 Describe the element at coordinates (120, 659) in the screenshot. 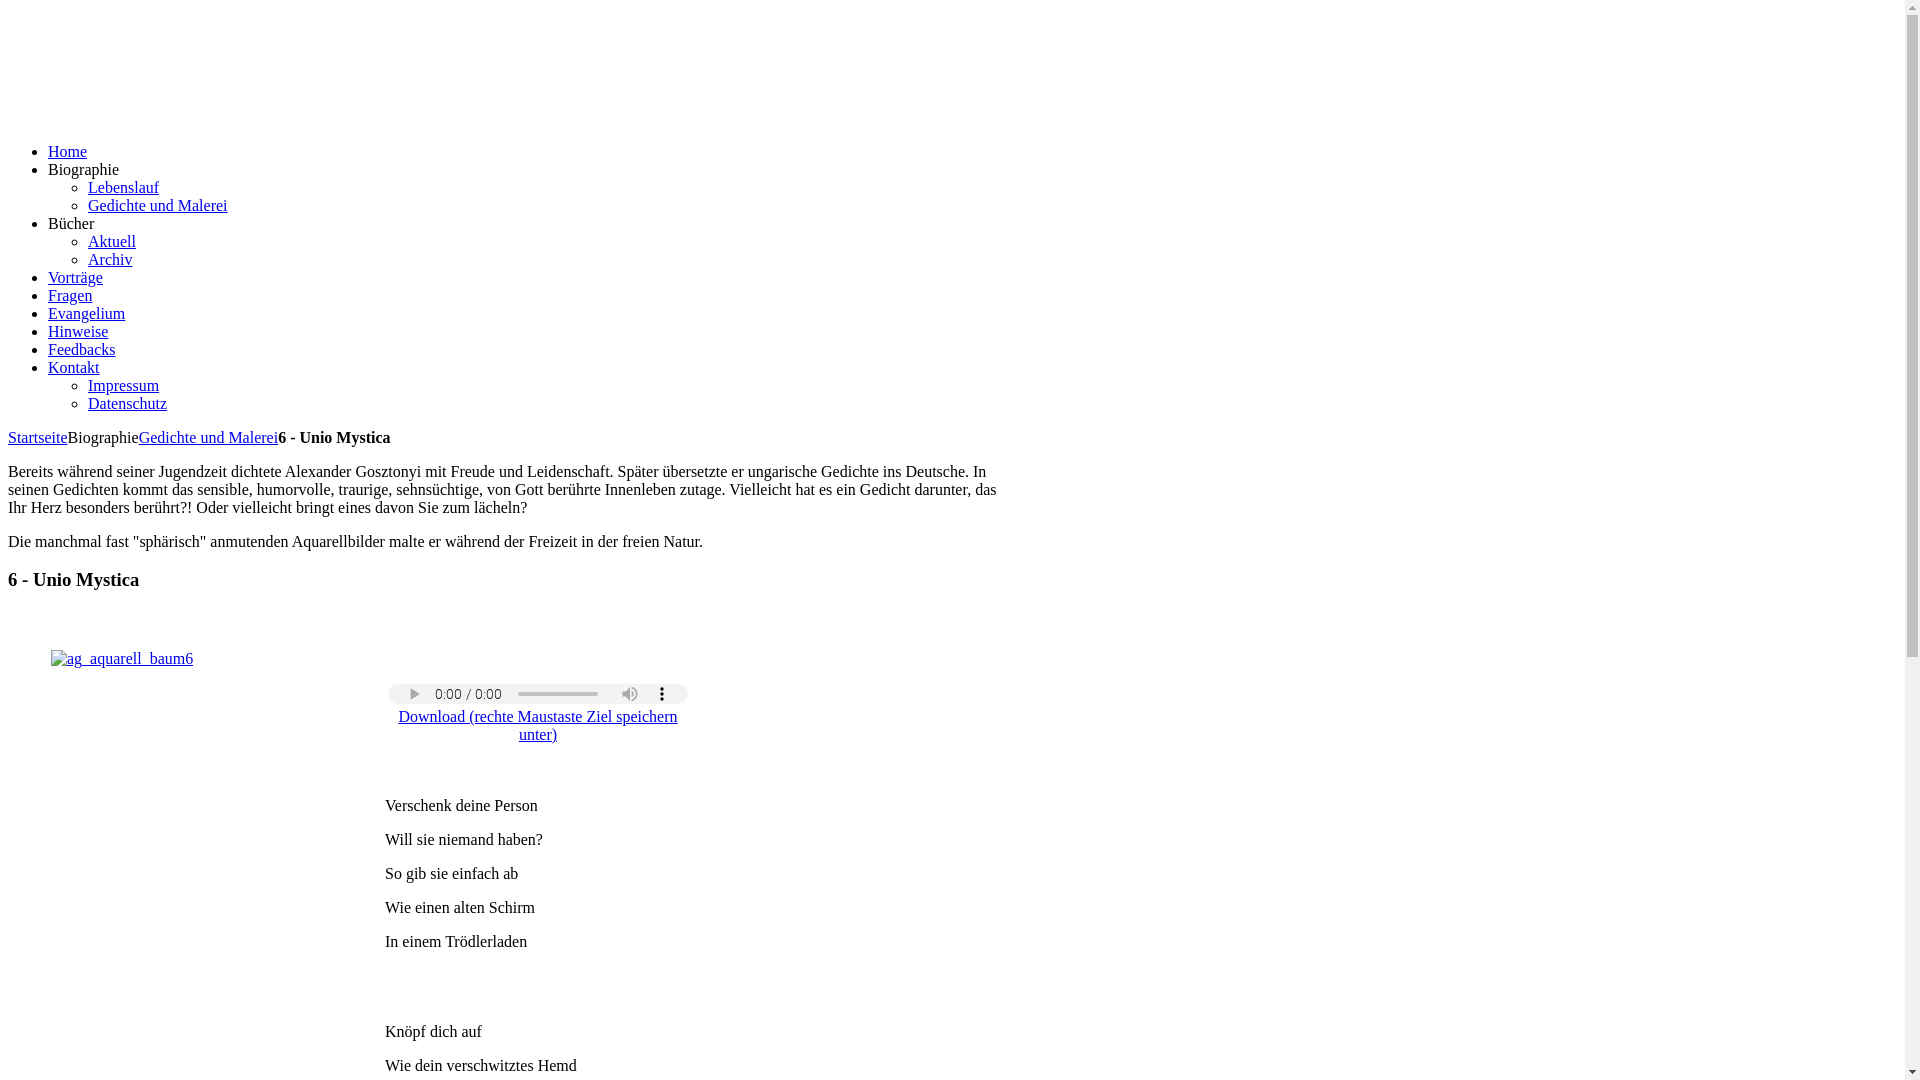

I see `'ag_aquarell_baum6'` at that location.